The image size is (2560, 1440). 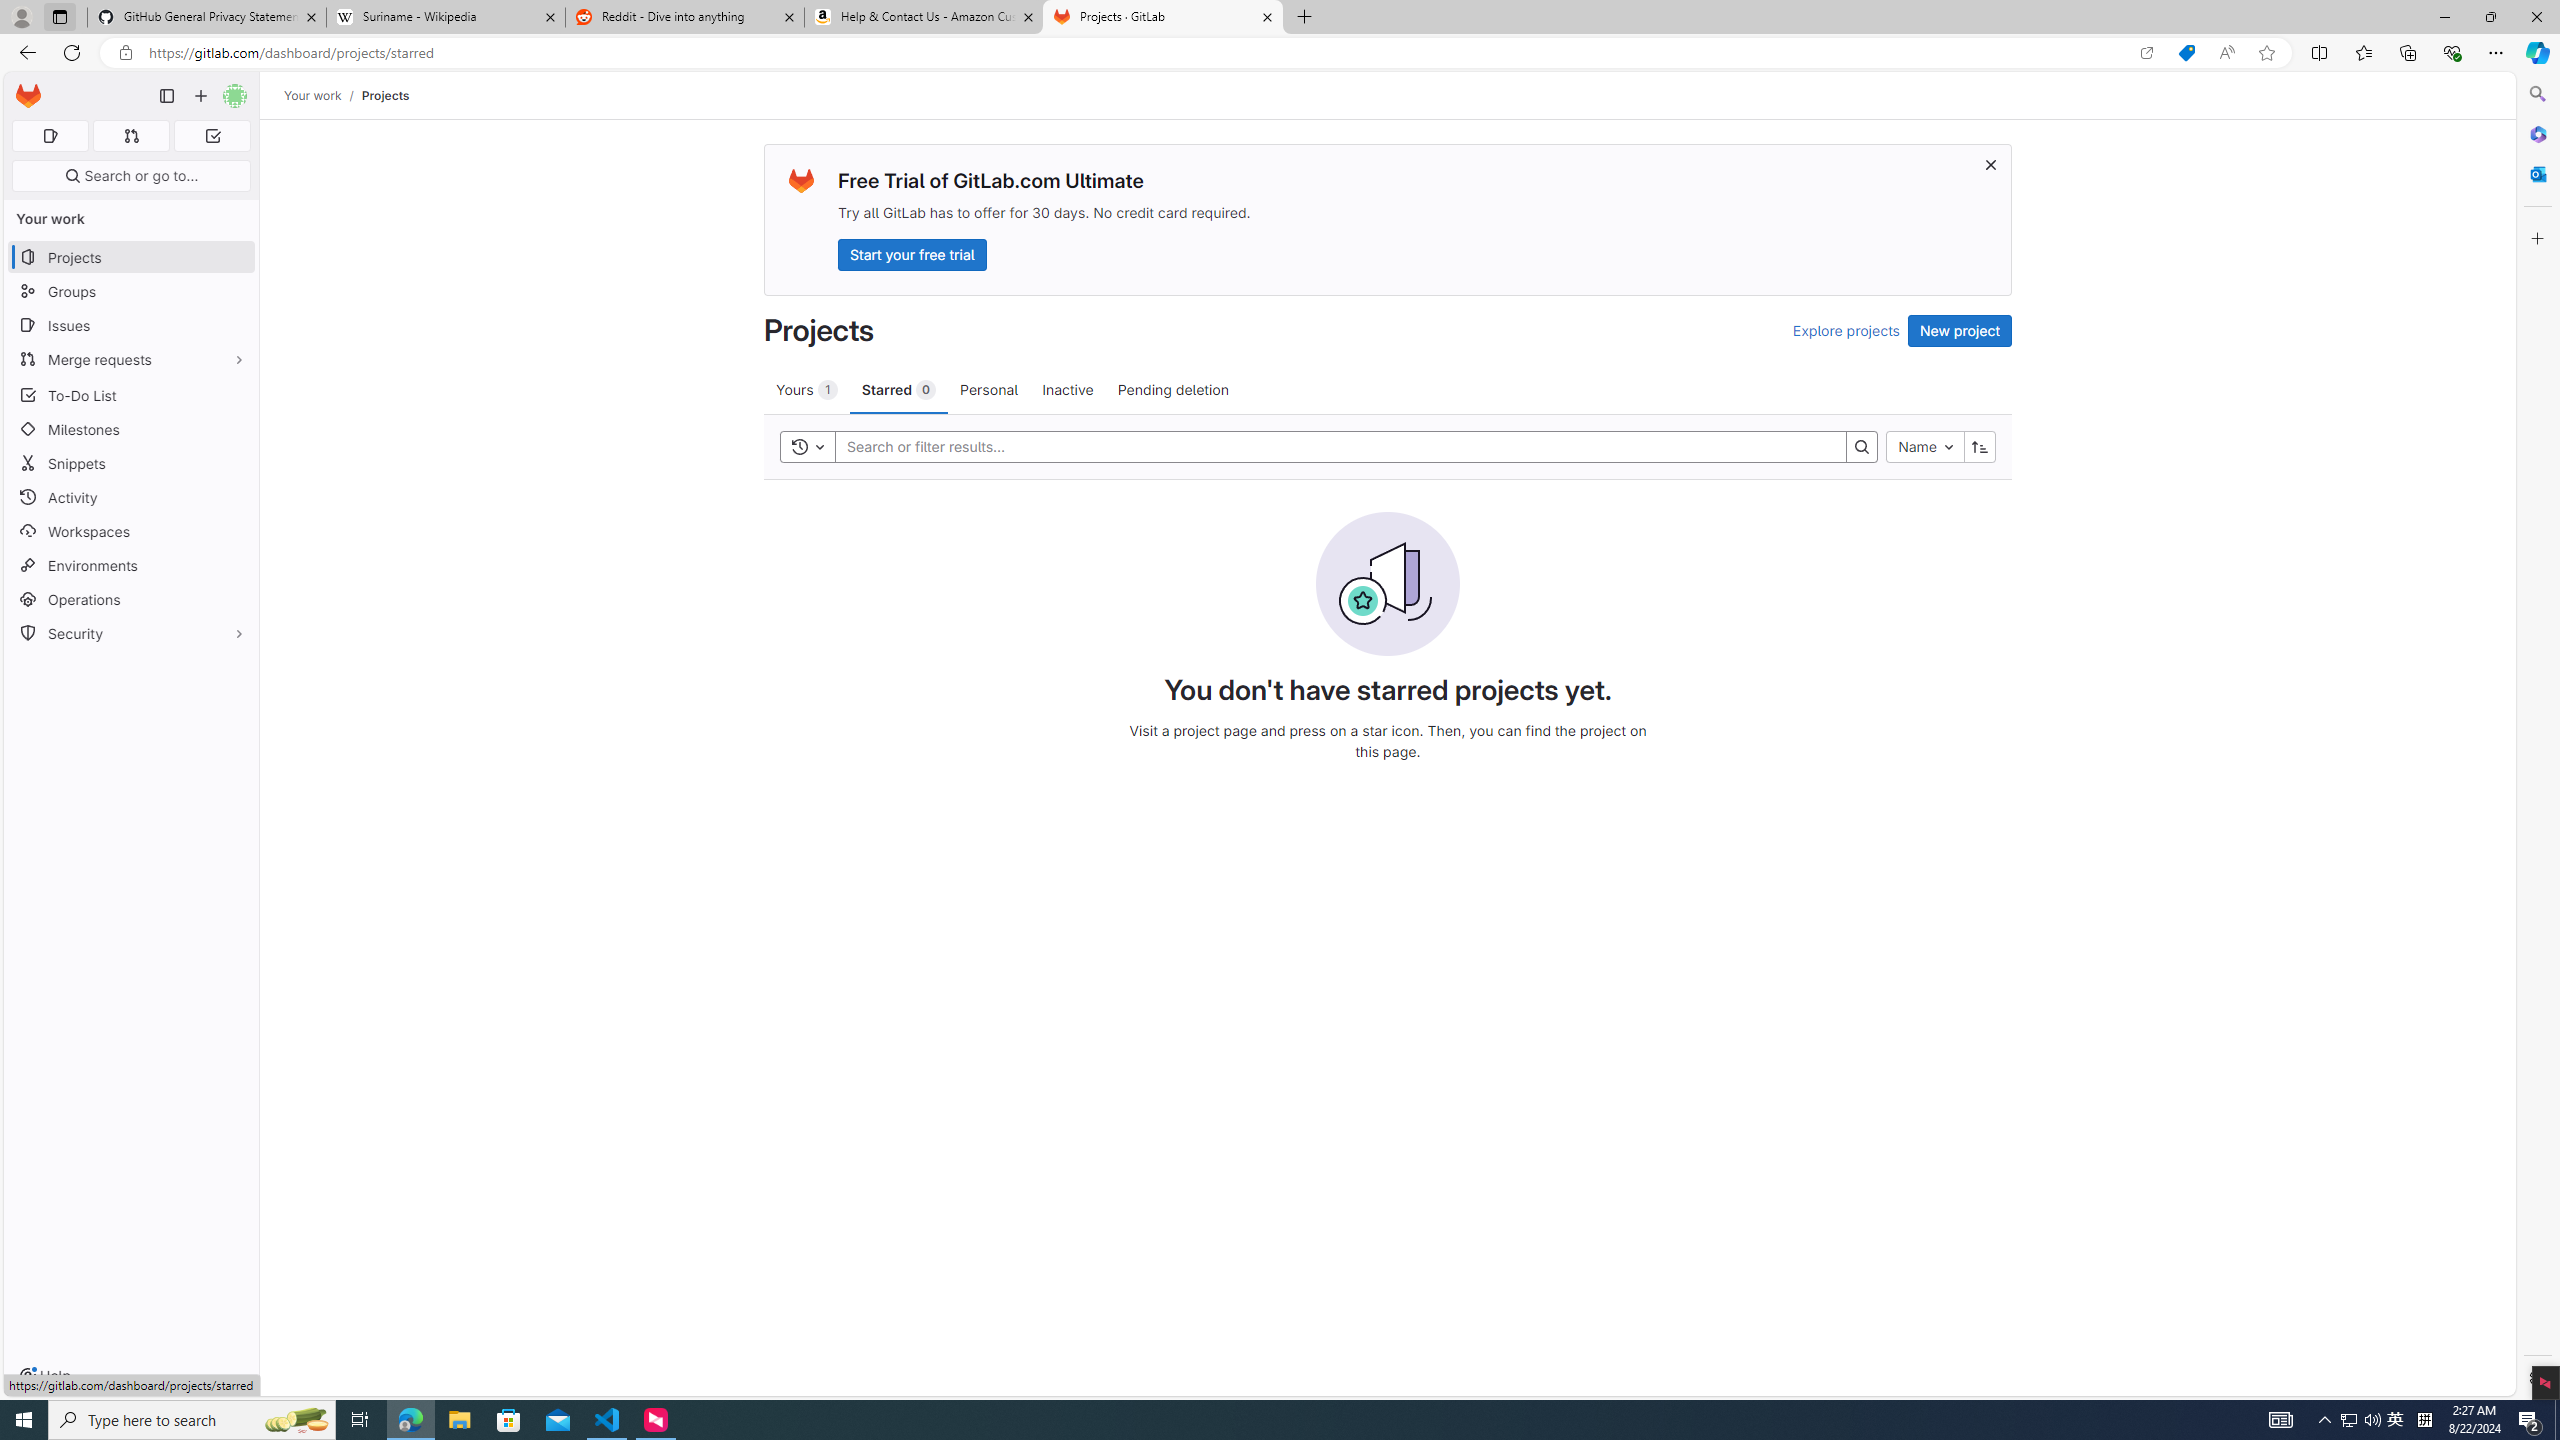 I want to click on 'Groups', so click(x=130, y=291).